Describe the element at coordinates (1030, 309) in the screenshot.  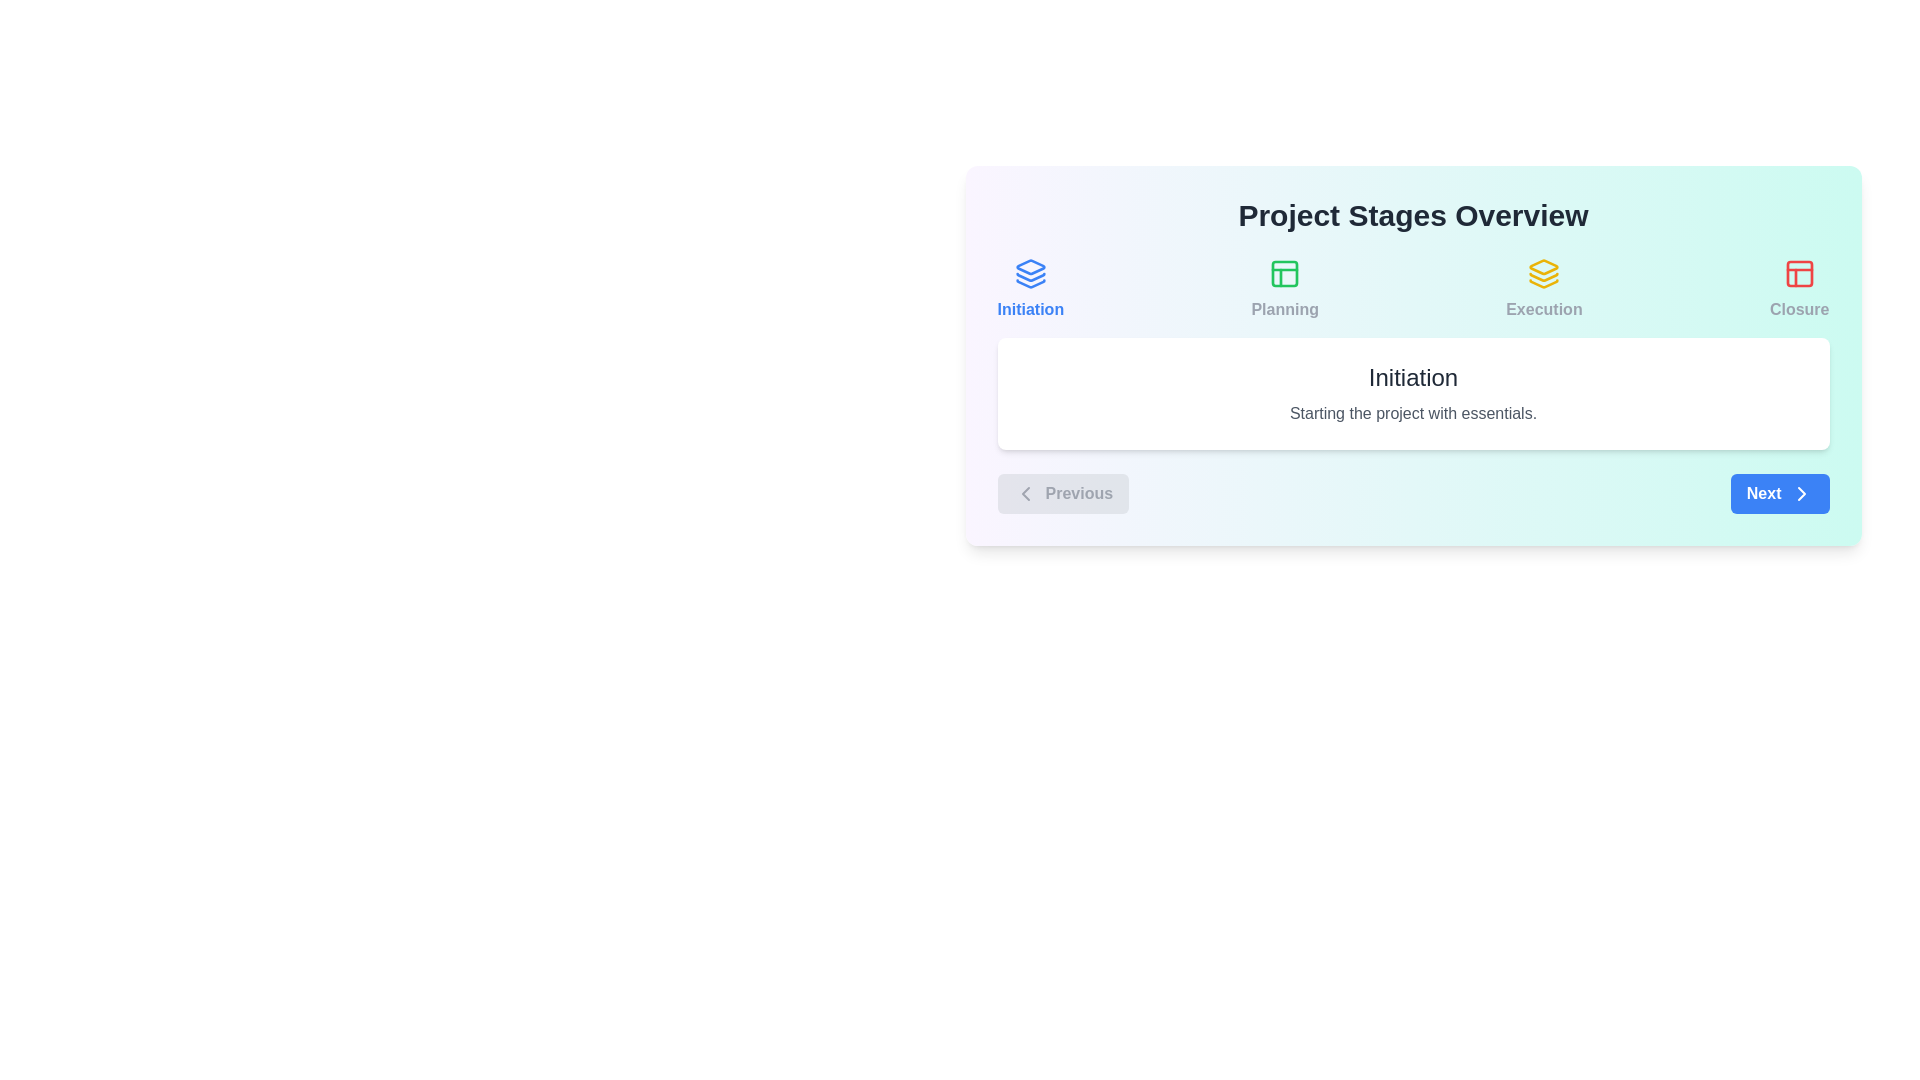
I see `text label indicating the 'Initiation' stage in the multi-step process, which is located below the 'Project Stages Overview' icon` at that location.